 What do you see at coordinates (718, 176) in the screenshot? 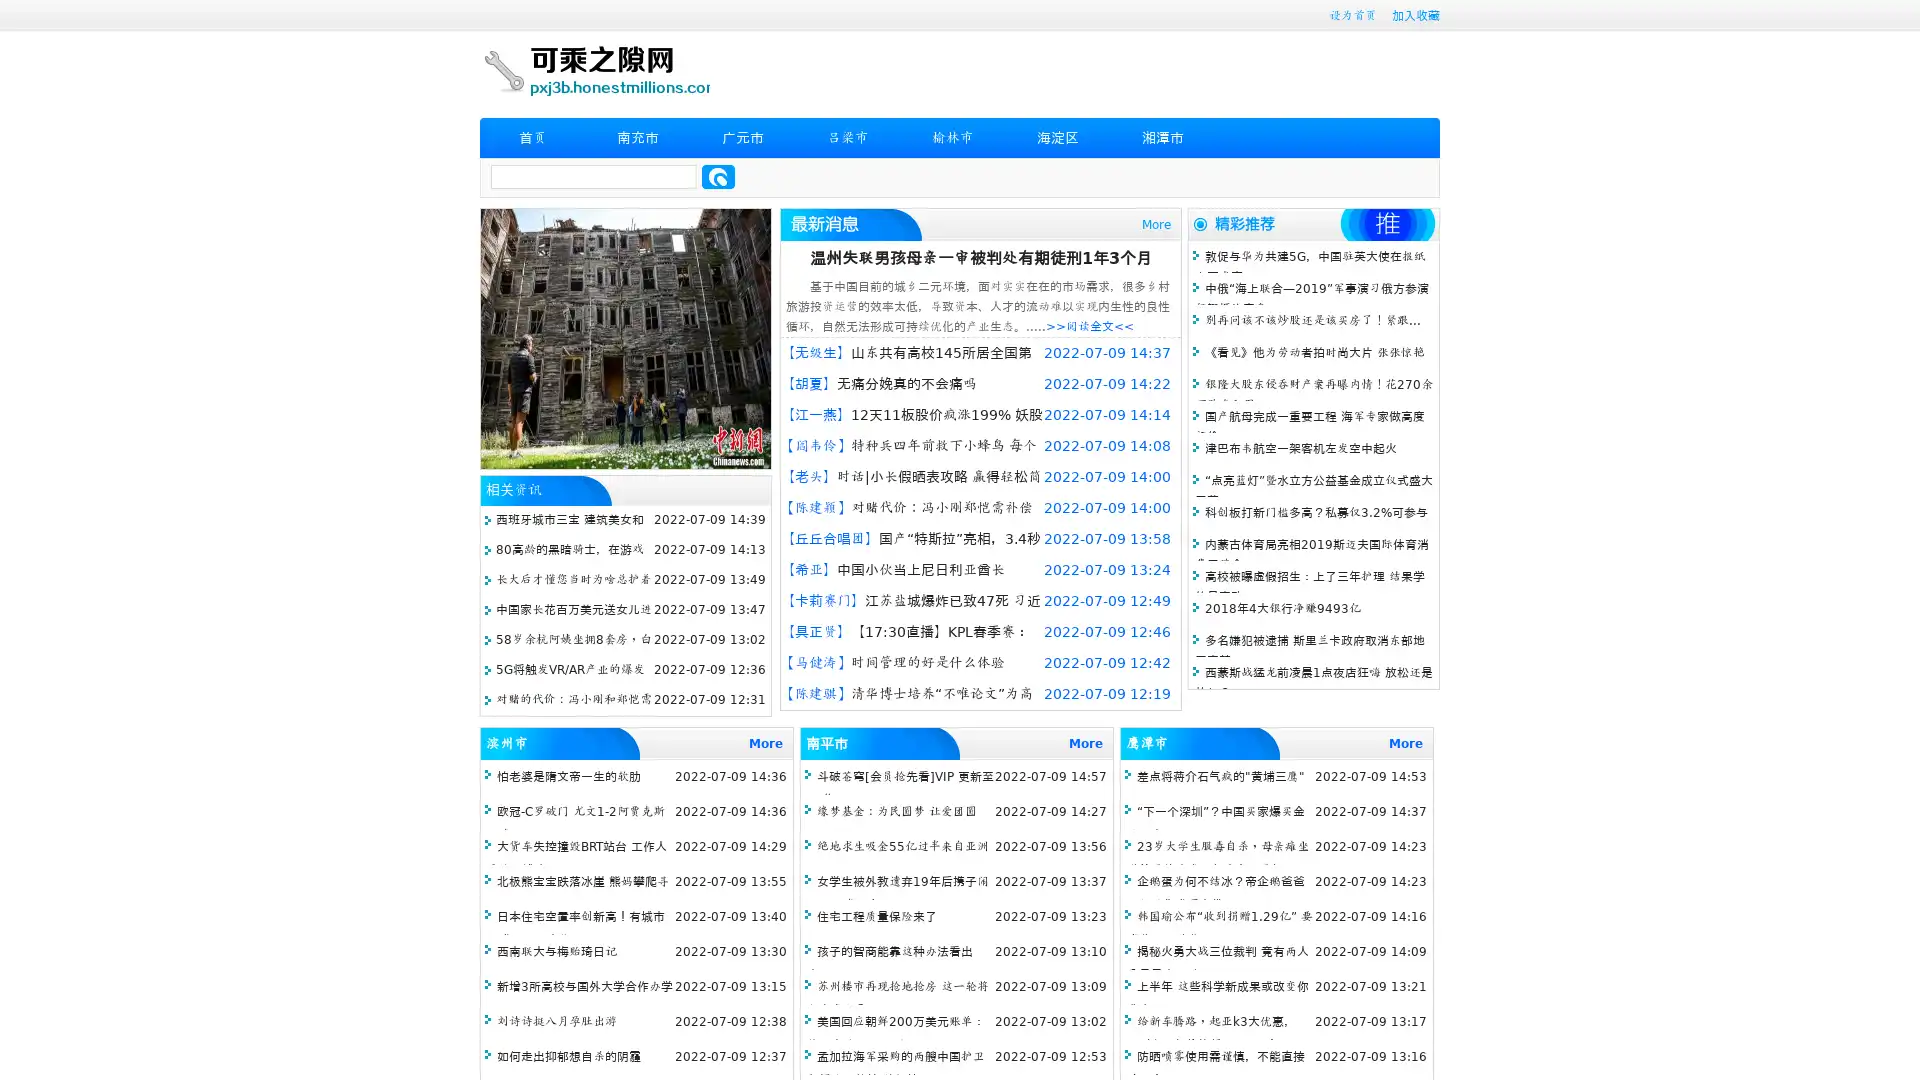
I see `Search` at bounding box center [718, 176].